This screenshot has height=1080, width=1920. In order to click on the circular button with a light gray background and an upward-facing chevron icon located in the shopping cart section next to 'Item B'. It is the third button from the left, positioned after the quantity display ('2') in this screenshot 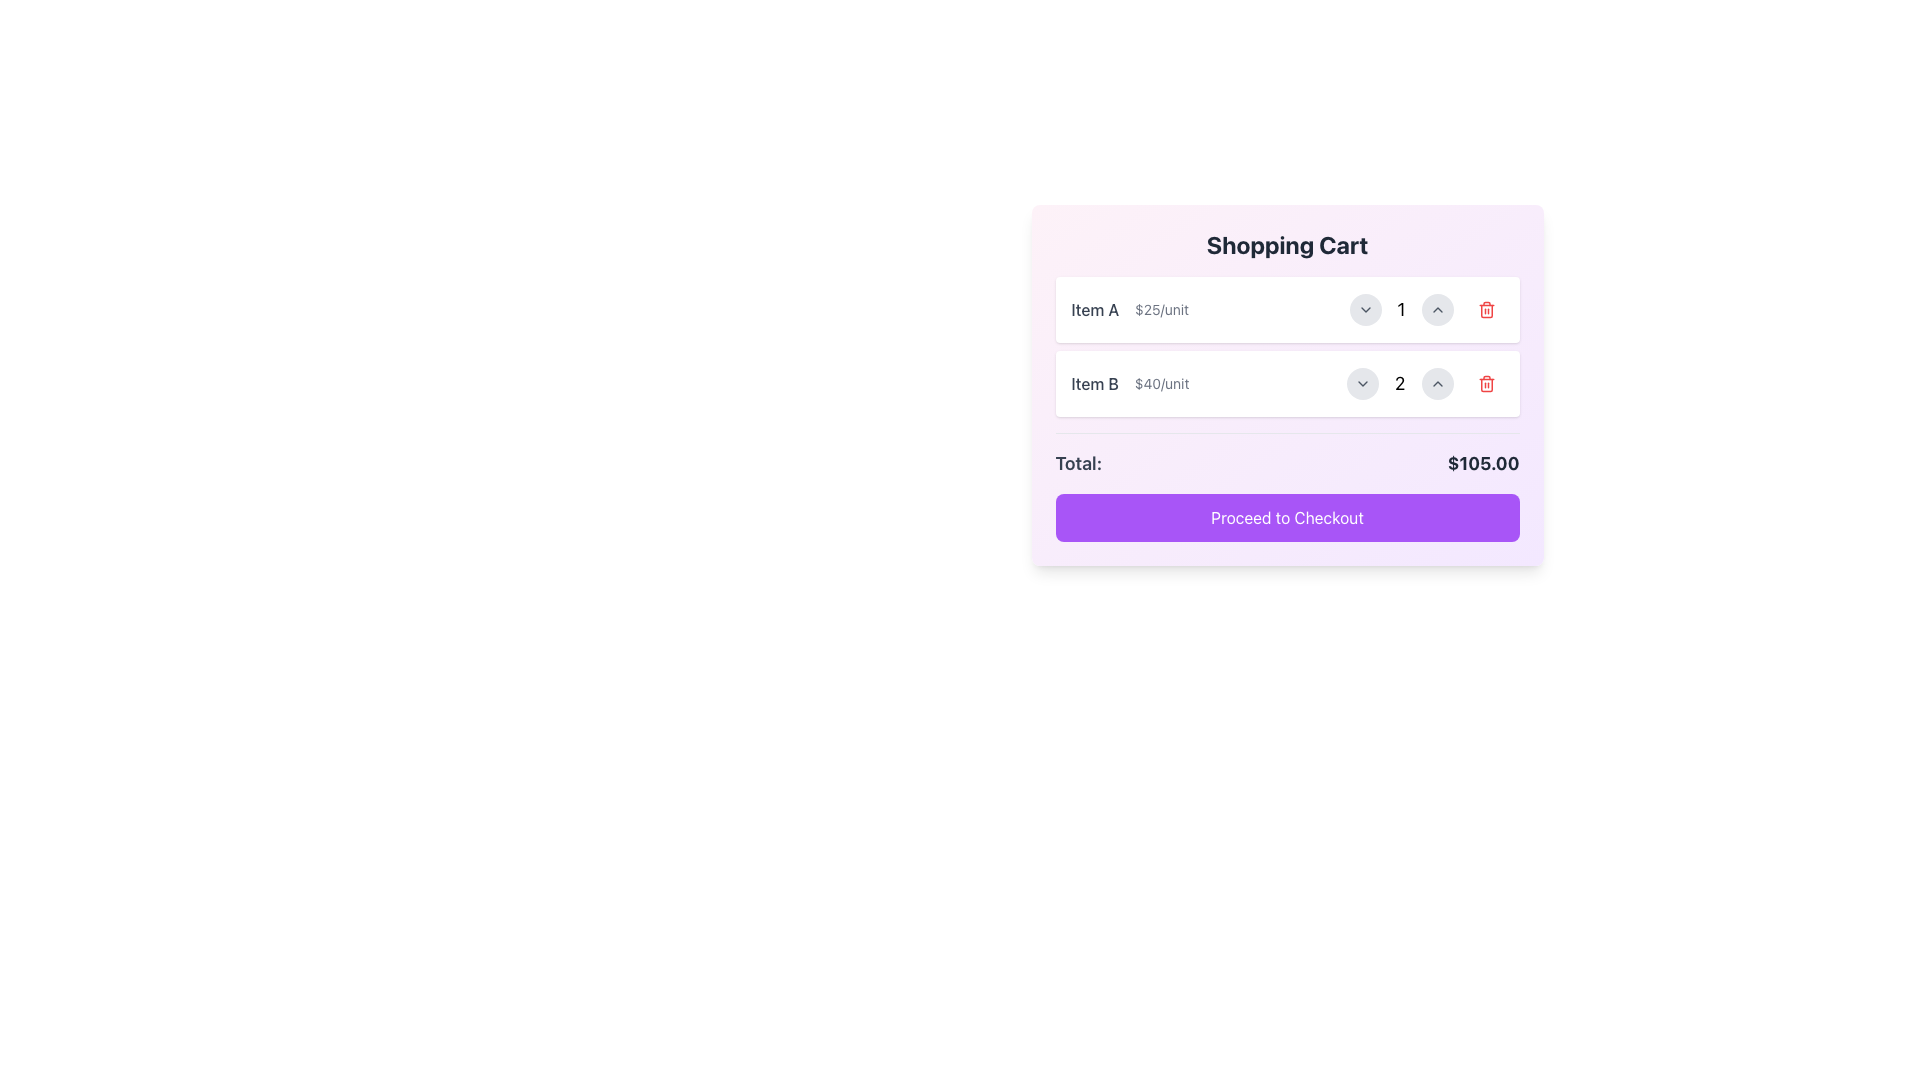, I will do `click(1436, 384)`.